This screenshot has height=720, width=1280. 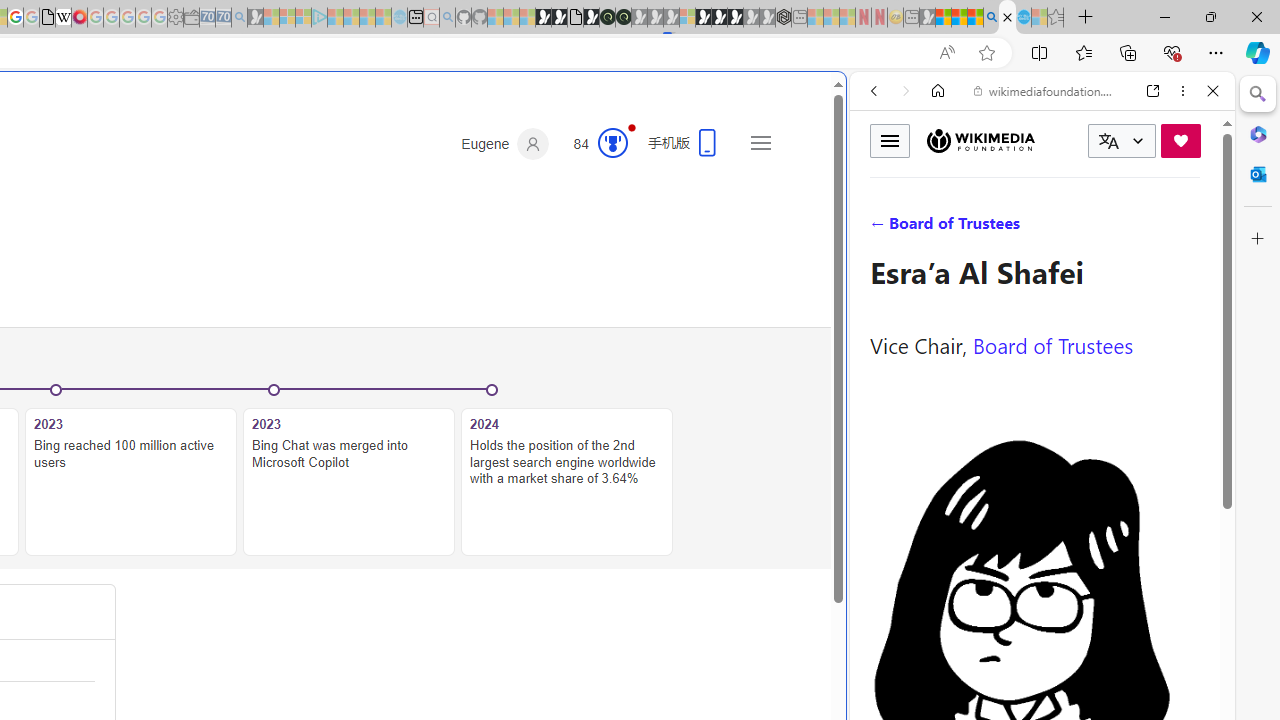 I want to click on 'google_privacy_policy_zh-CN.pdf', so click(x=47, y=17).